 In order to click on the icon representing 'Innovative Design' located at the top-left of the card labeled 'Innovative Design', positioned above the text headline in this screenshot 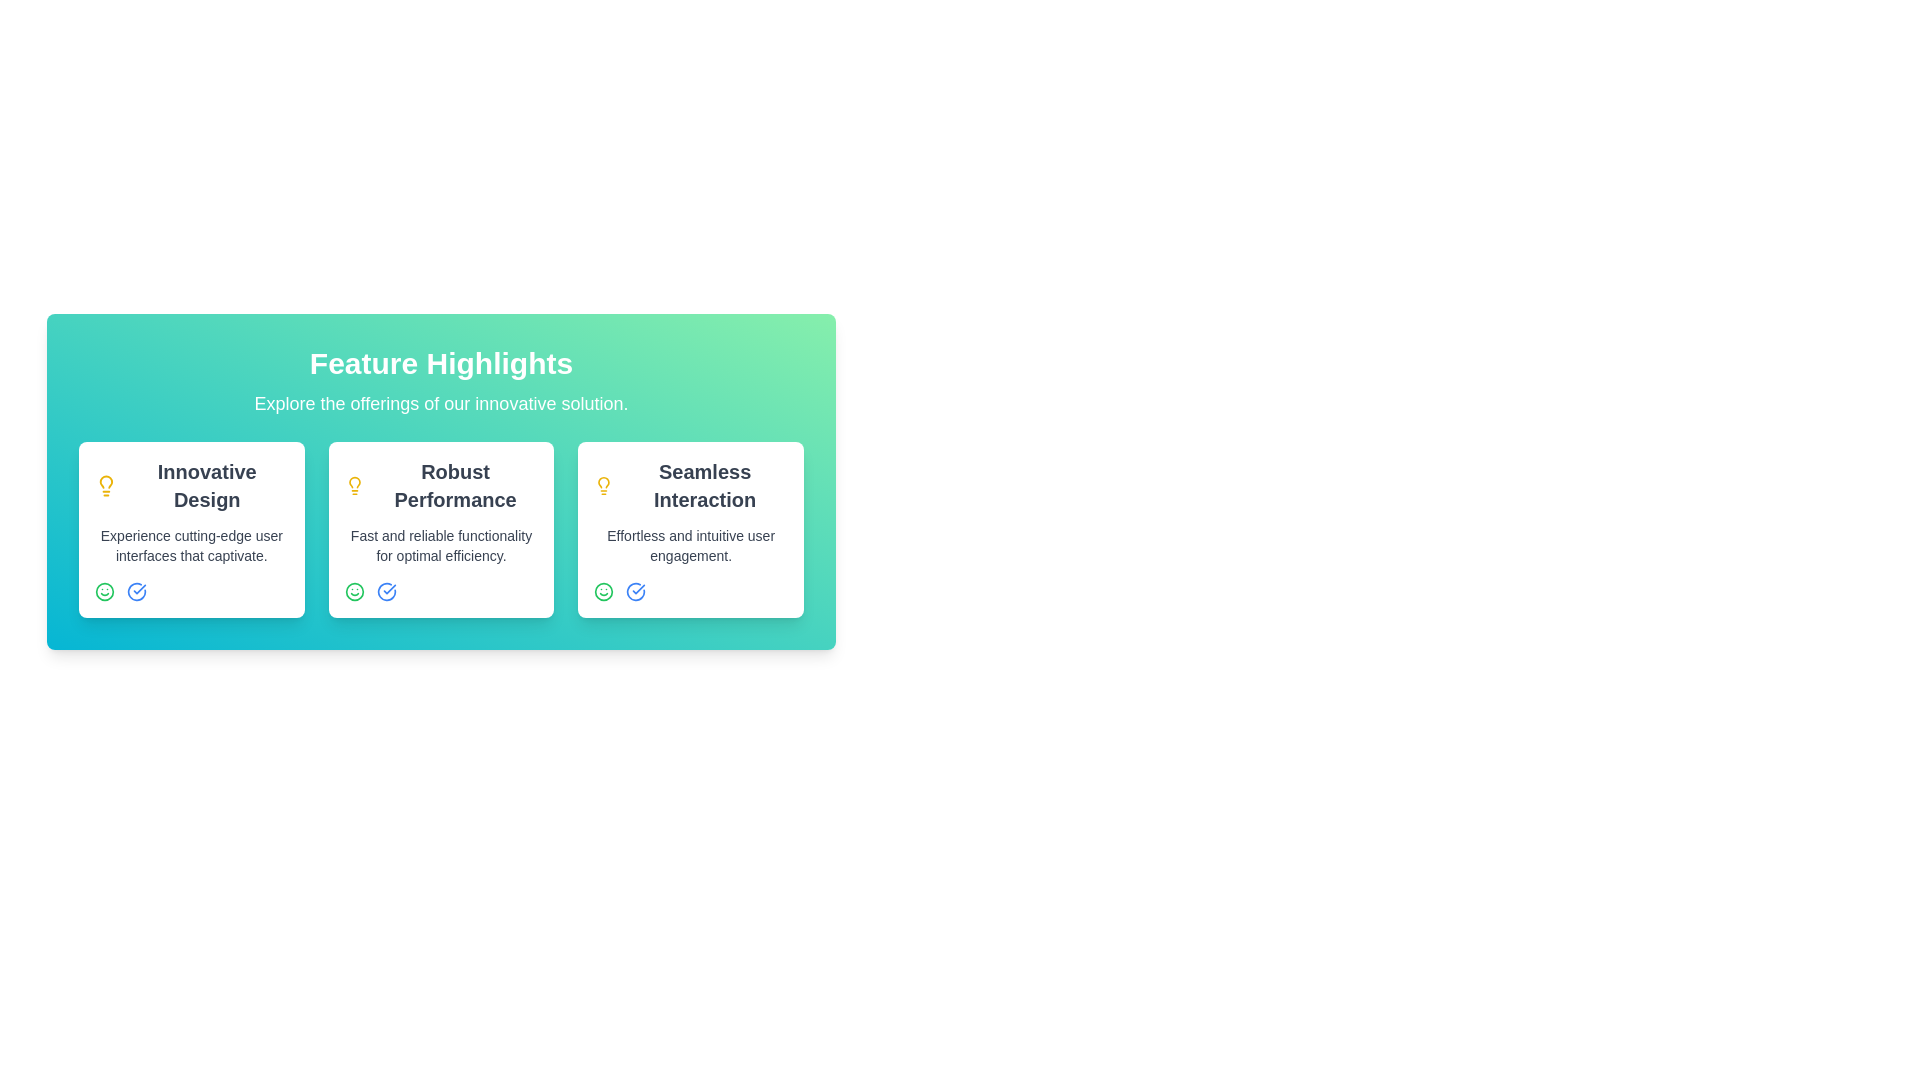, I will do `click(105, 486)`.